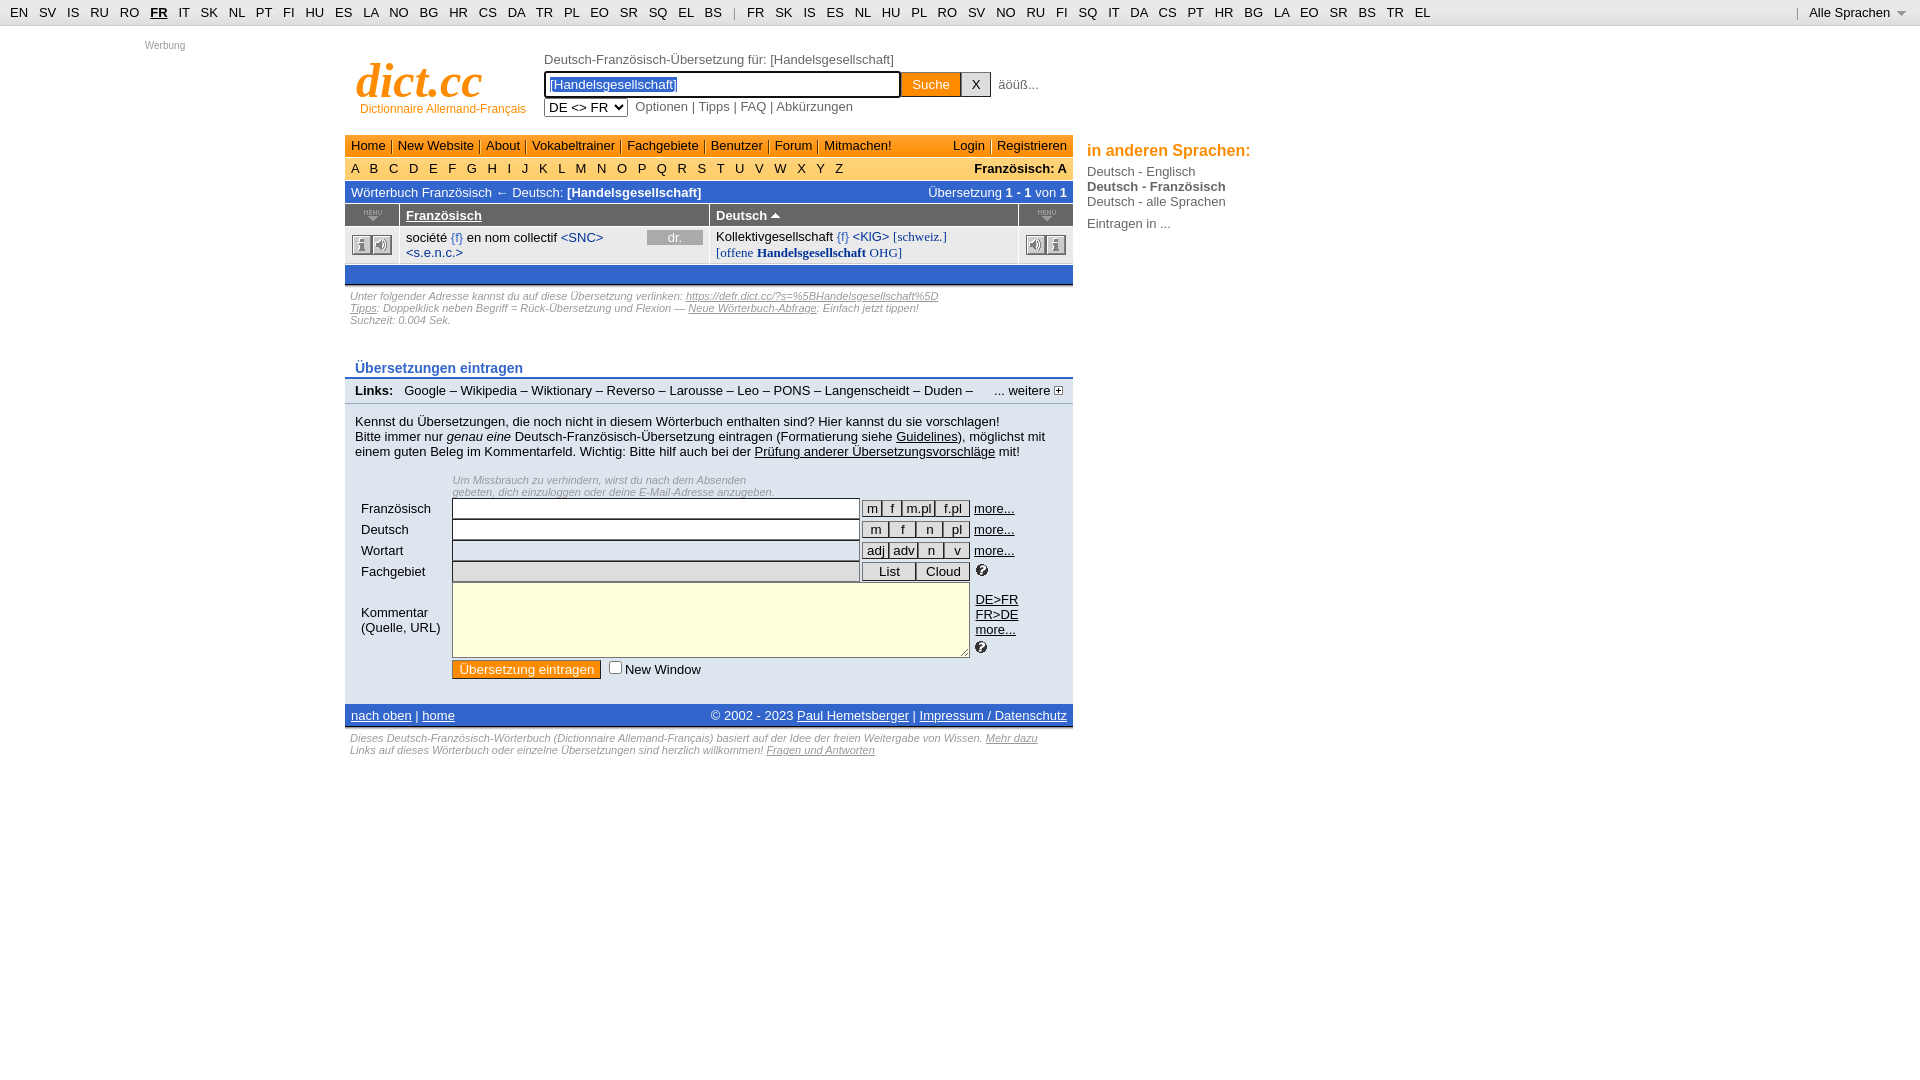 The image size is (1920, 1080). I want to click on '[offene', so click(733, 251).